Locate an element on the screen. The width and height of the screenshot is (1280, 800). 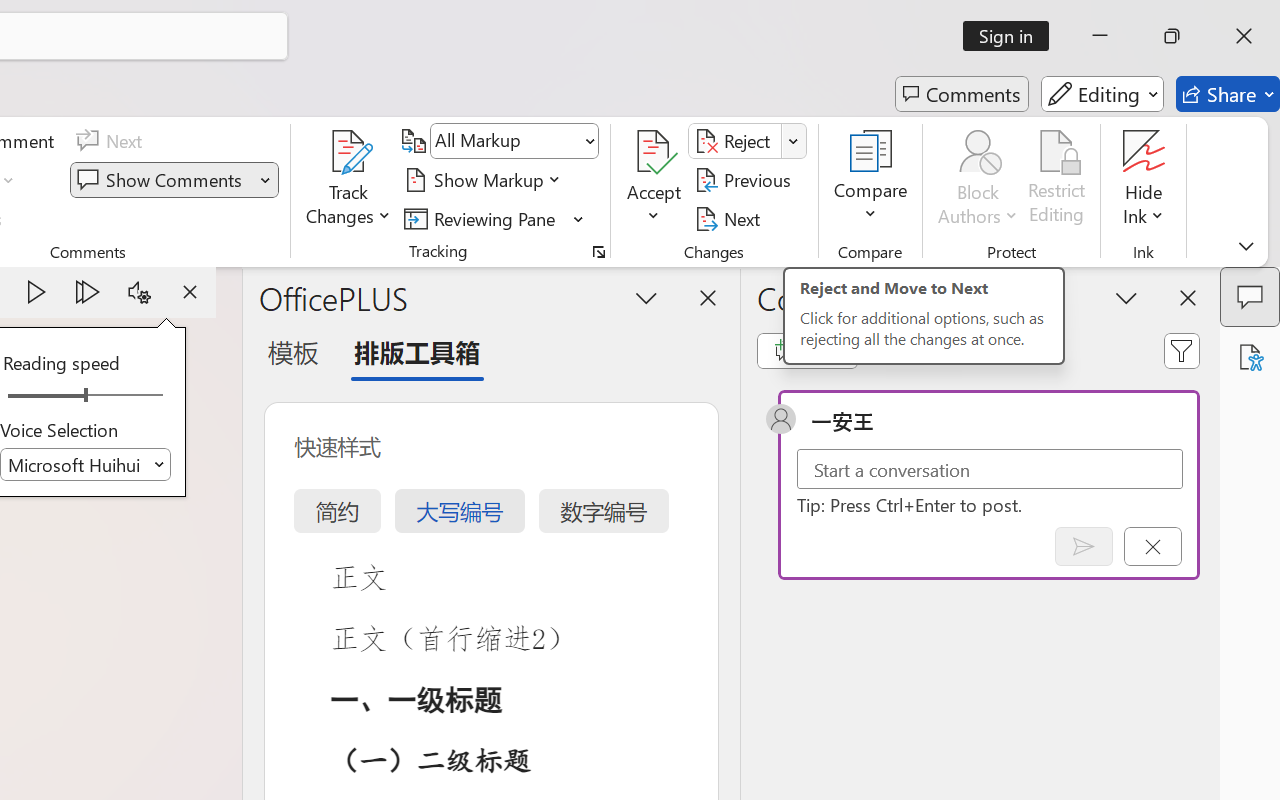
'Accept' is located at coordinates (654, 179).